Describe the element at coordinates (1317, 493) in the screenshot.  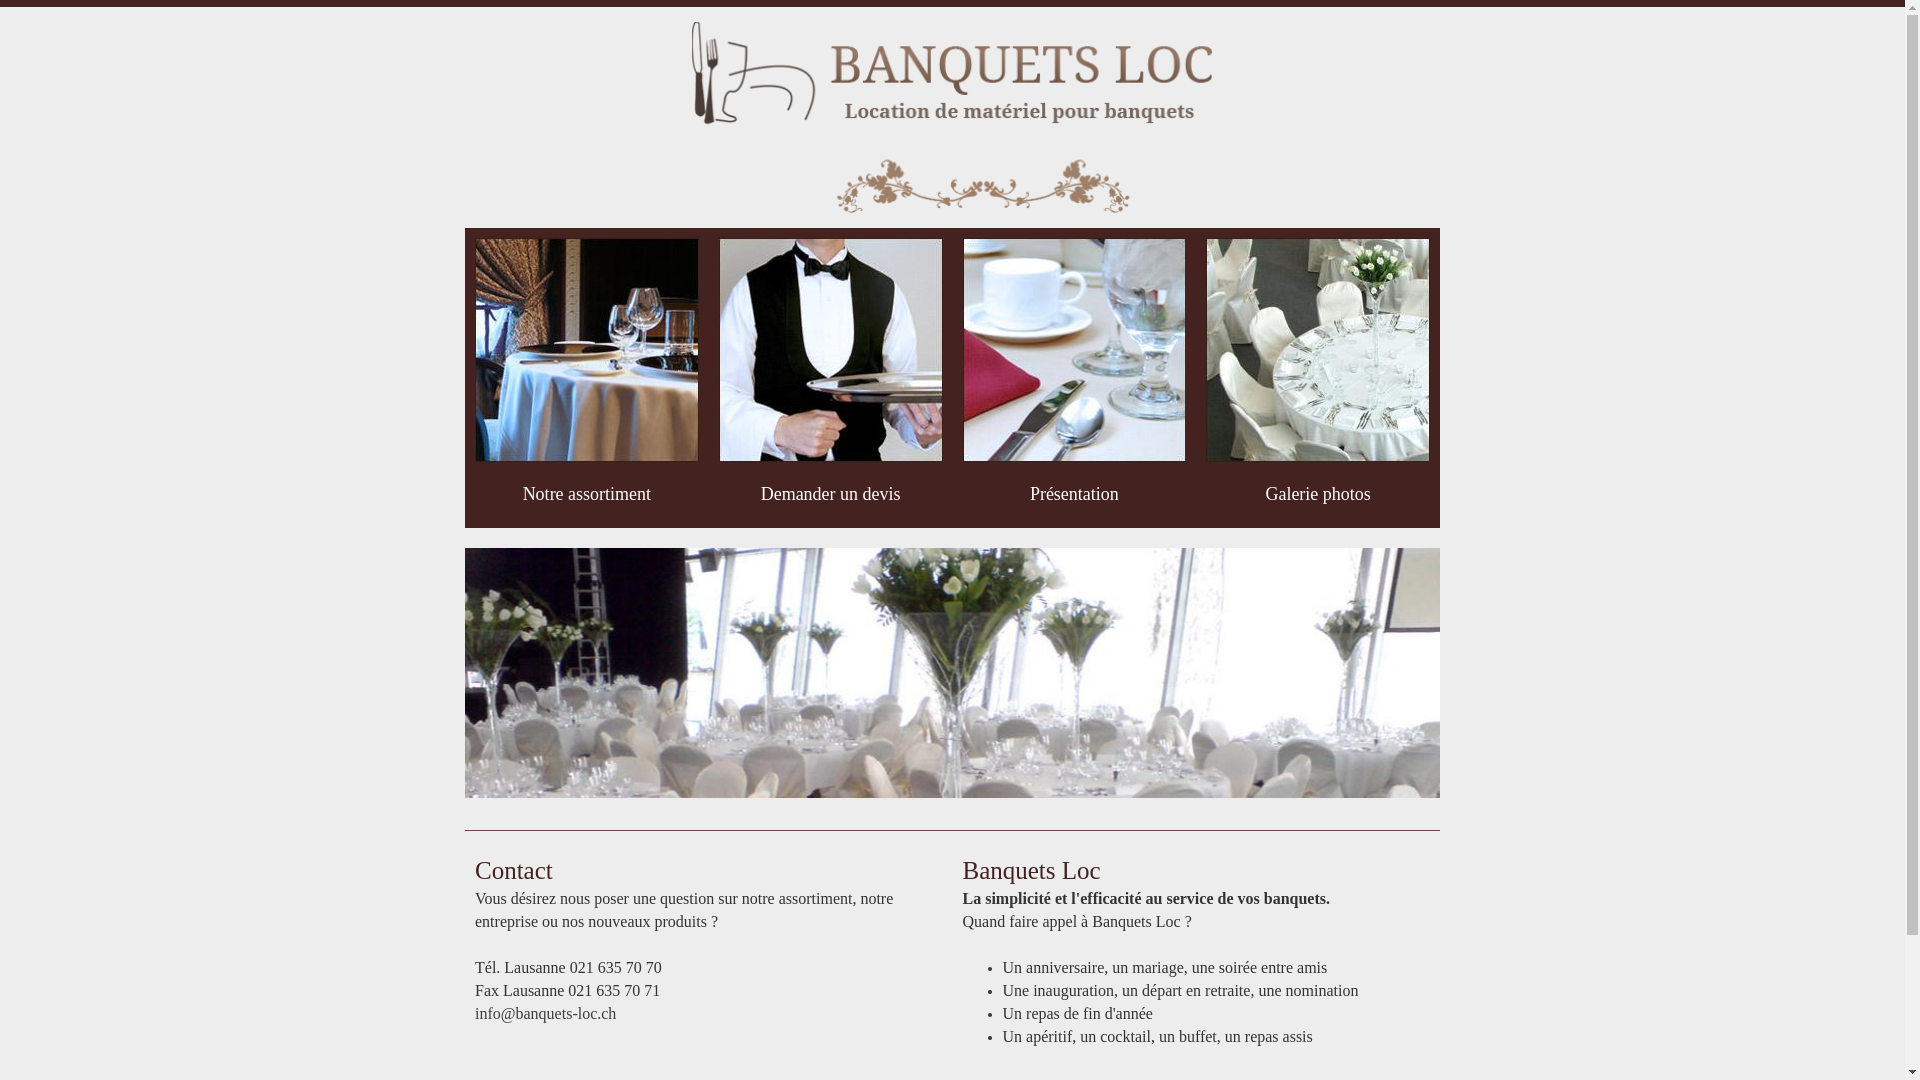
I see `'Galerie photos'` at that location.